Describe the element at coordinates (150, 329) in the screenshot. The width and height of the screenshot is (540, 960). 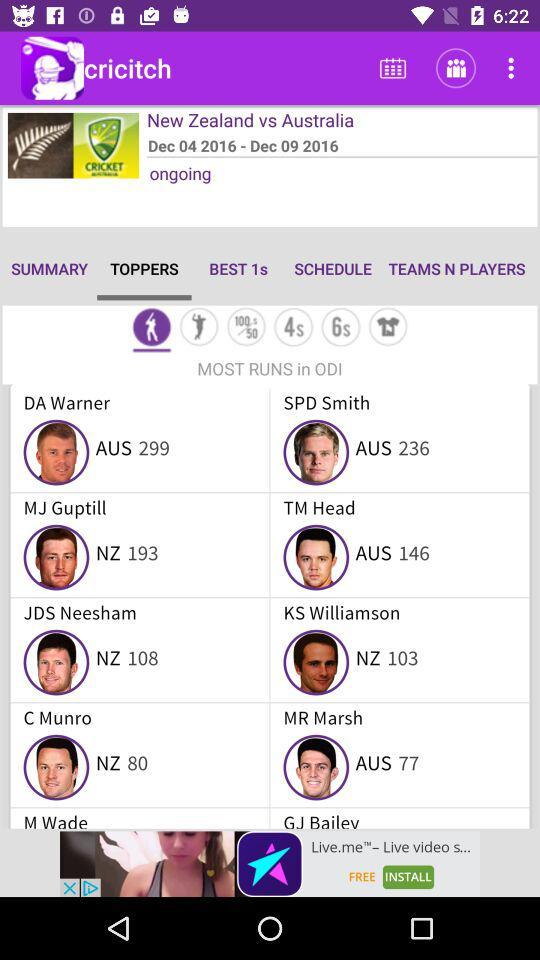
I see `menu page` at that location.